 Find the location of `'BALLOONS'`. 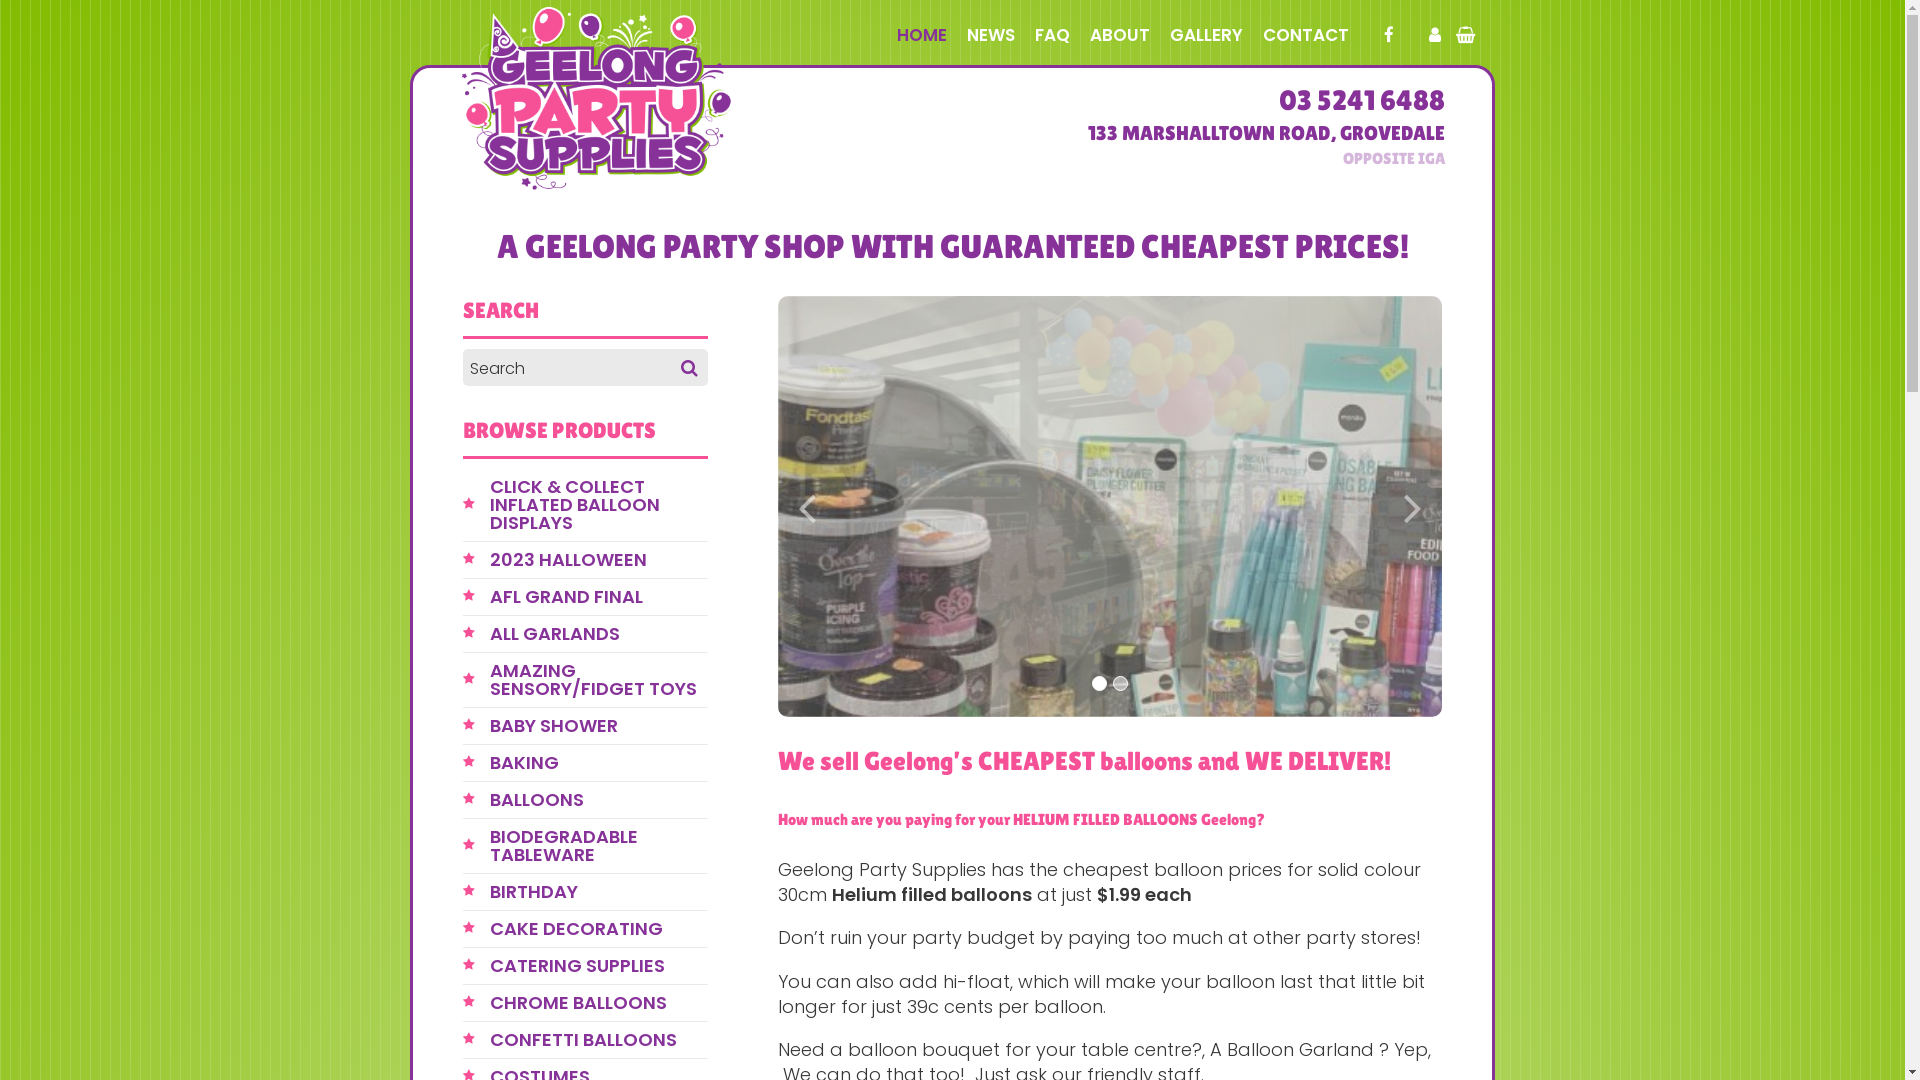

'BALLOONS' is located at coordinates (598, 798).